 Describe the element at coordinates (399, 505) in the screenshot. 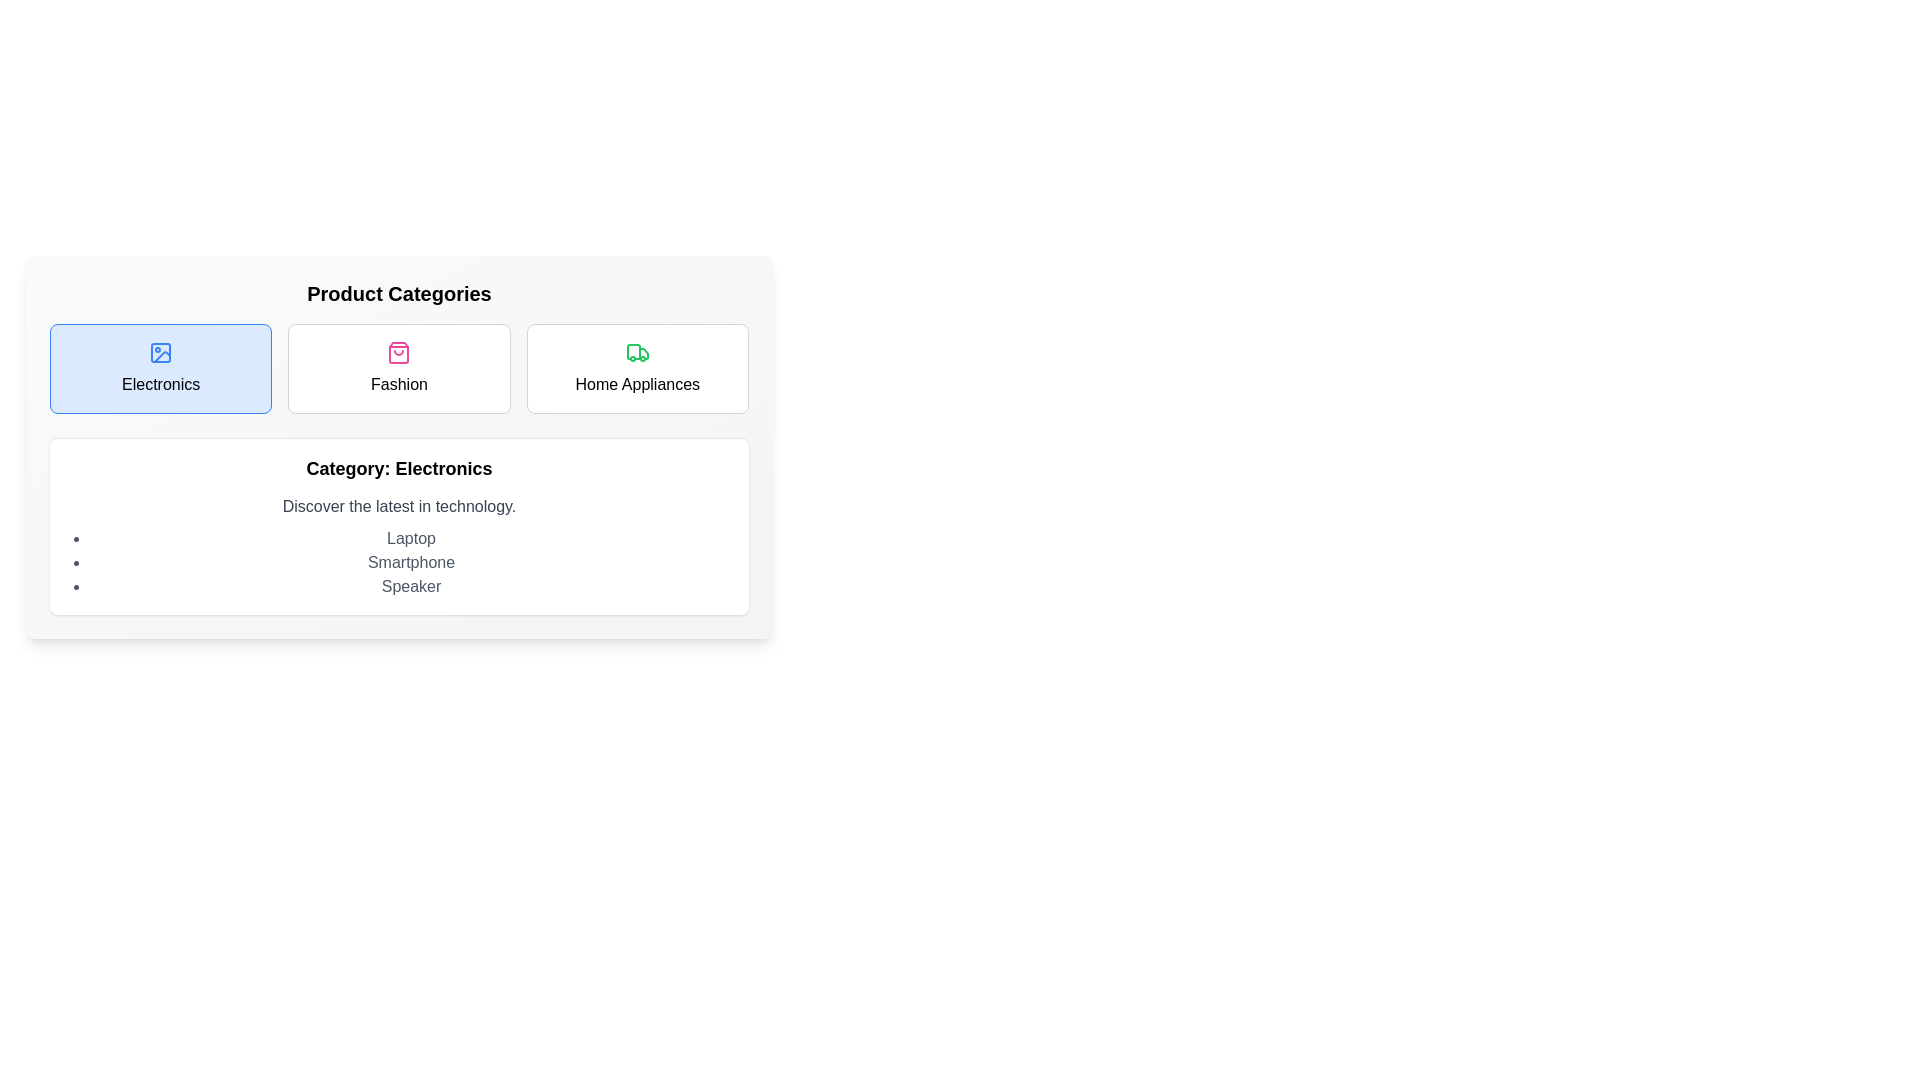

I see `the text label displaying 'Discover the latest in technology' which is styled in gray and located below the 'Category: Electronics' section heading` at that location.